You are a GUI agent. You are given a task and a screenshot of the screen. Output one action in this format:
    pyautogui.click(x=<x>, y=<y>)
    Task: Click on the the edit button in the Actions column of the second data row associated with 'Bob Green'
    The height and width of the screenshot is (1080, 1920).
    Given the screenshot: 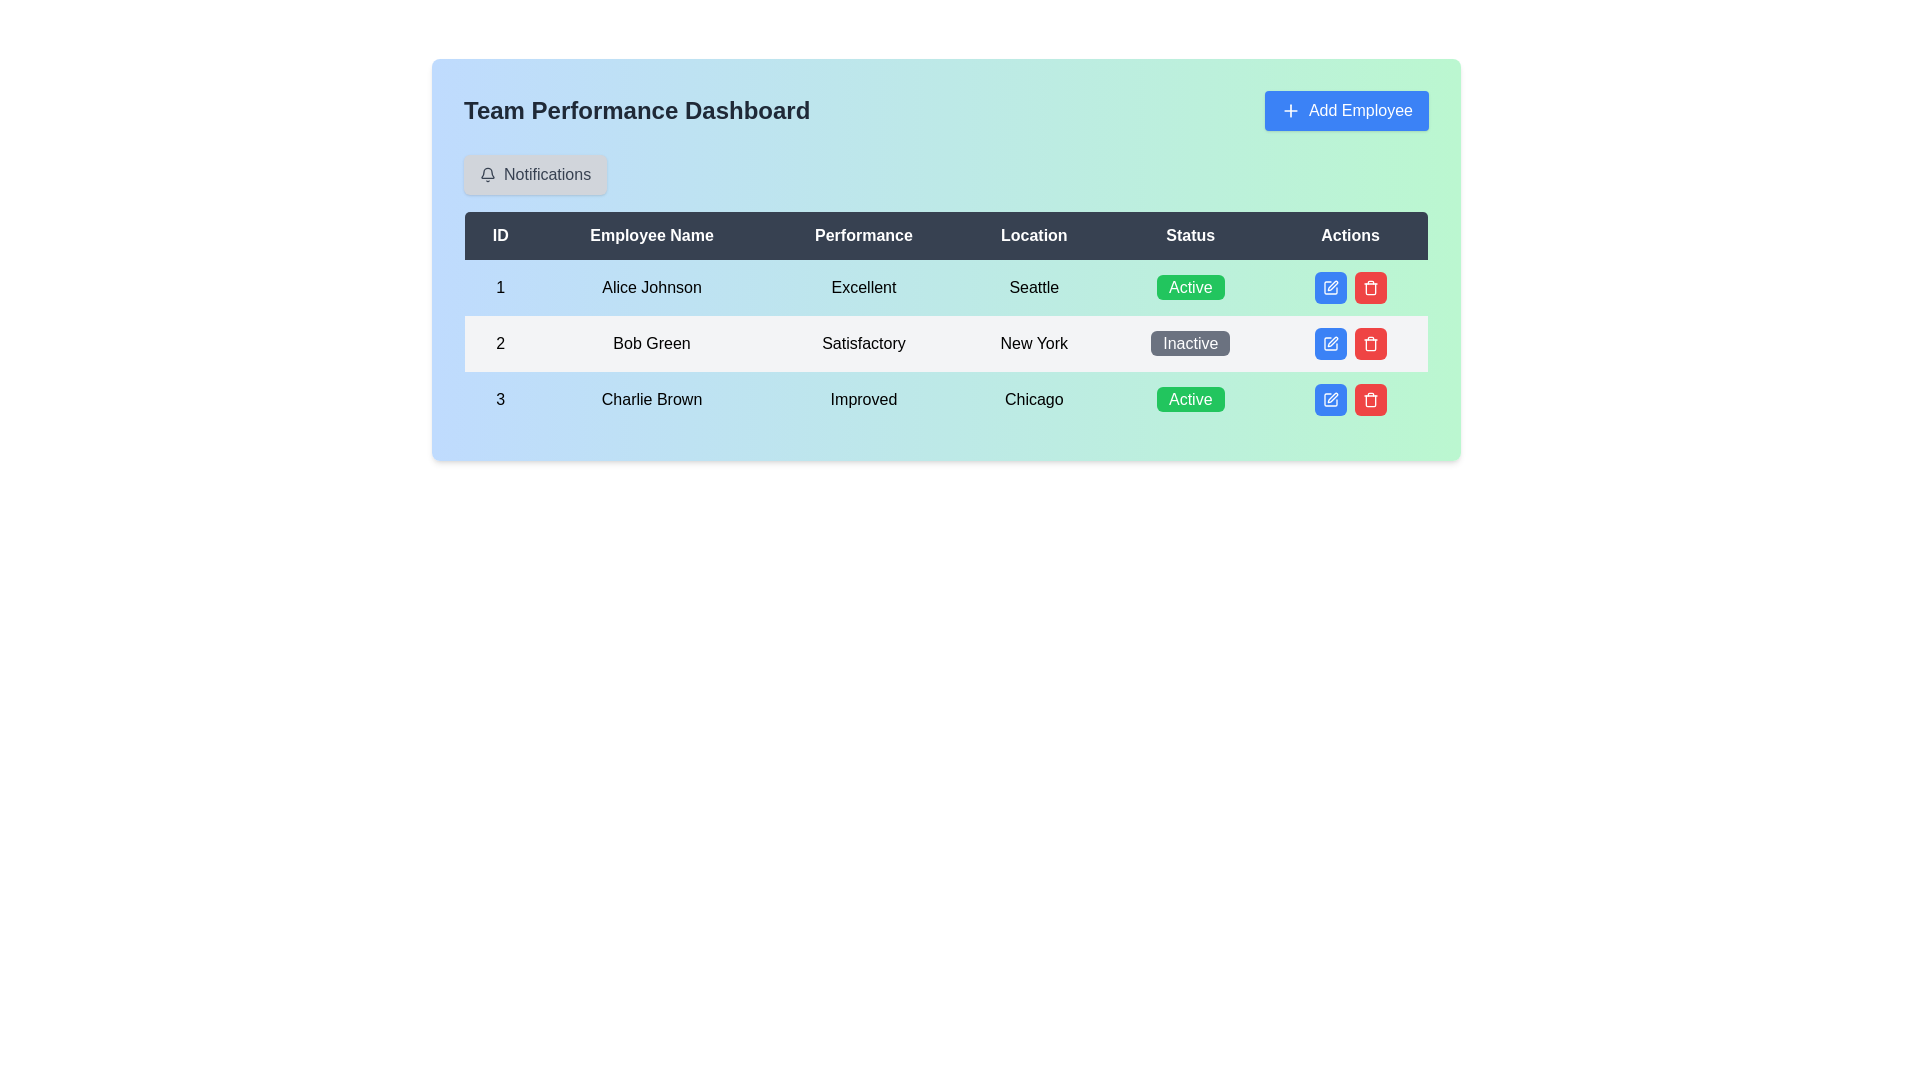 What is the action you would take?
    pyautogui.click(x=1329, y=288)
    